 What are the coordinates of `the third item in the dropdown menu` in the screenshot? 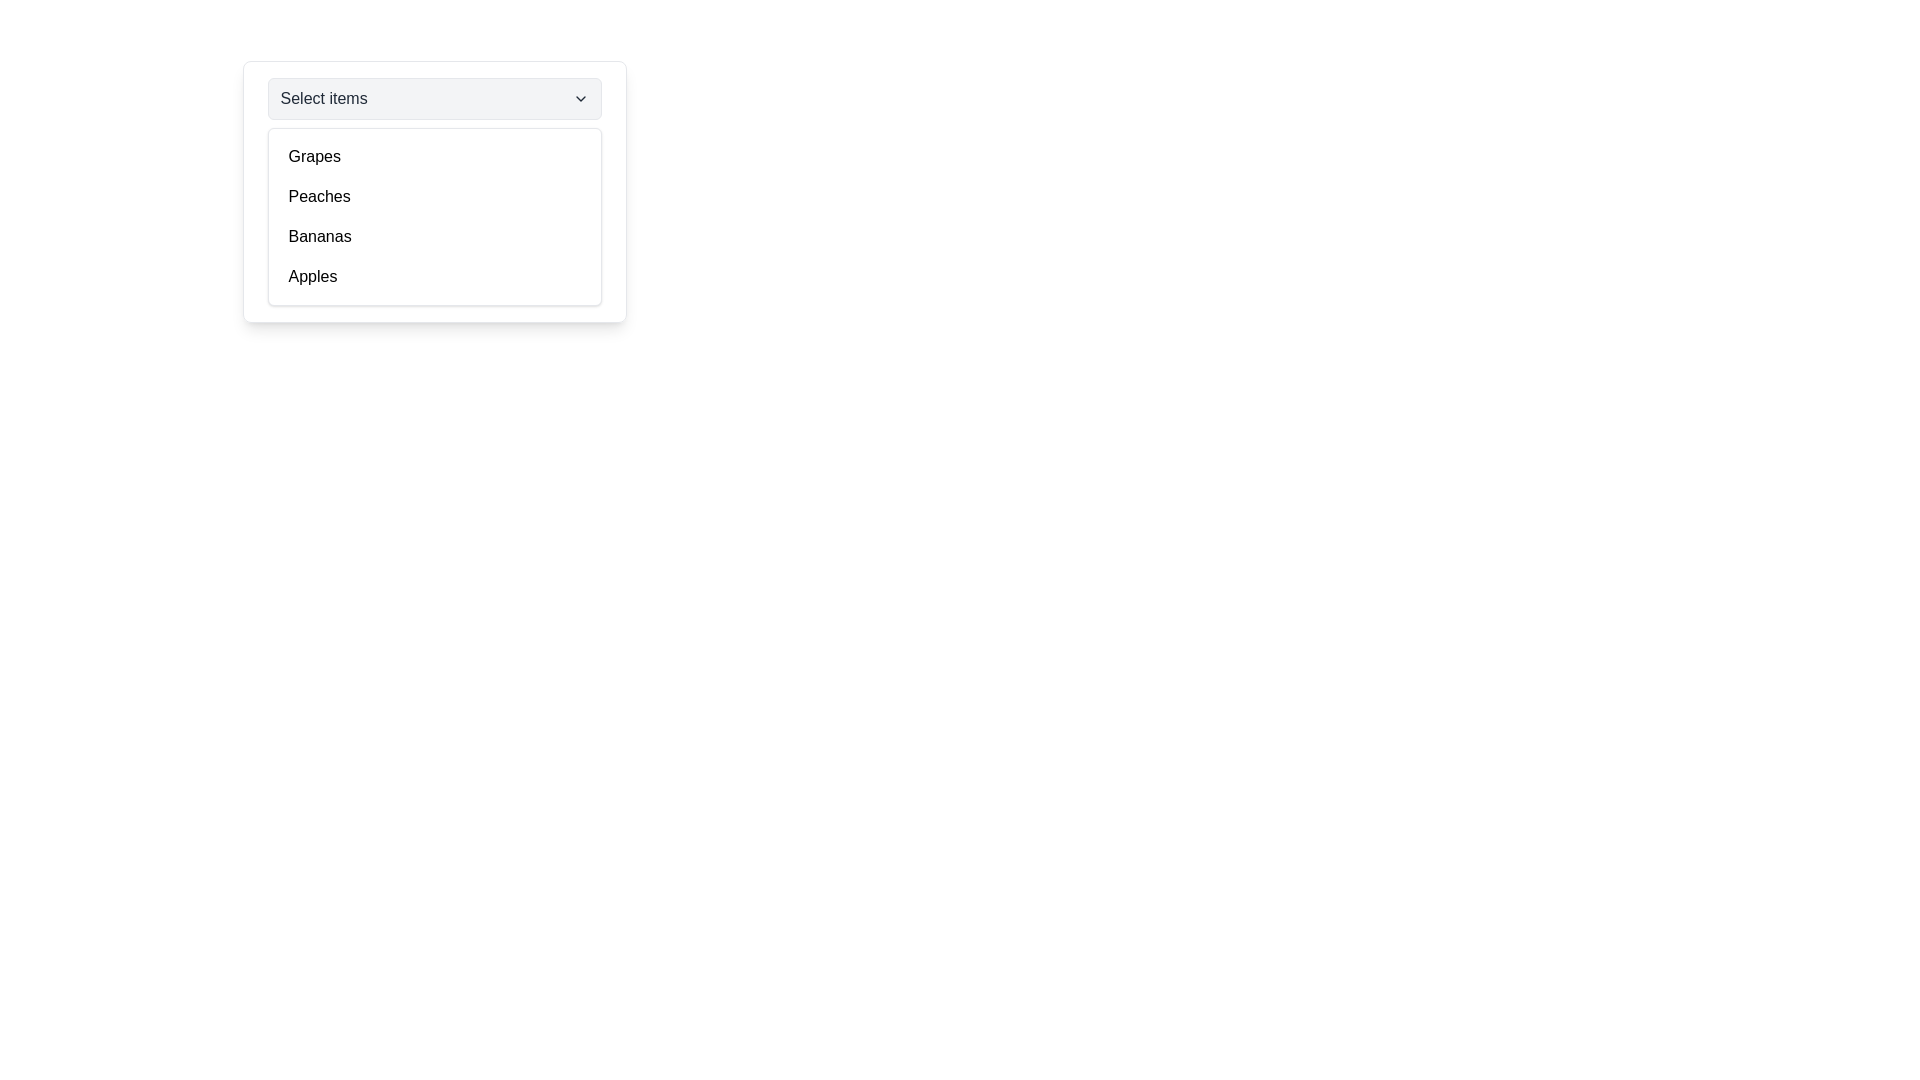 It's located at (433, 235).